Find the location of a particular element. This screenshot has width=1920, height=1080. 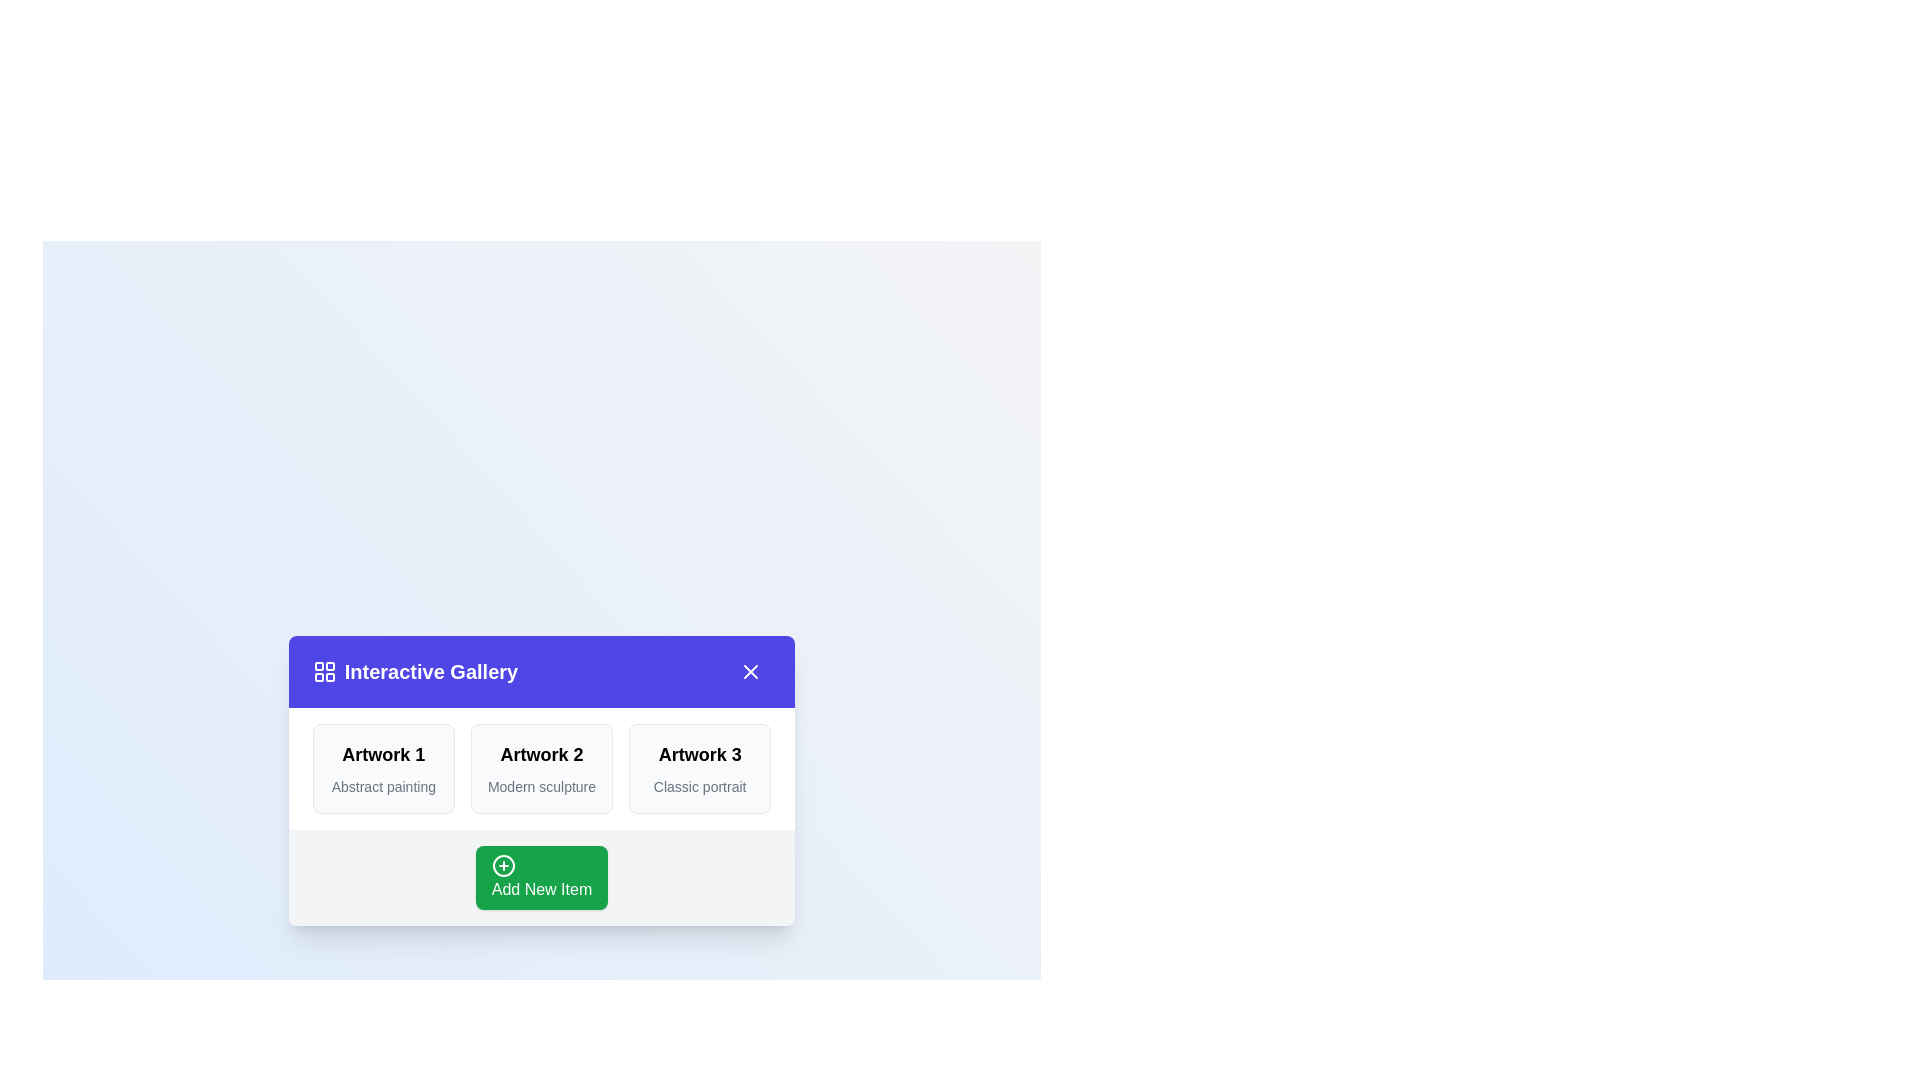

the artwork card labeled 'Artwork 2' is located at coordinates (542, 767).